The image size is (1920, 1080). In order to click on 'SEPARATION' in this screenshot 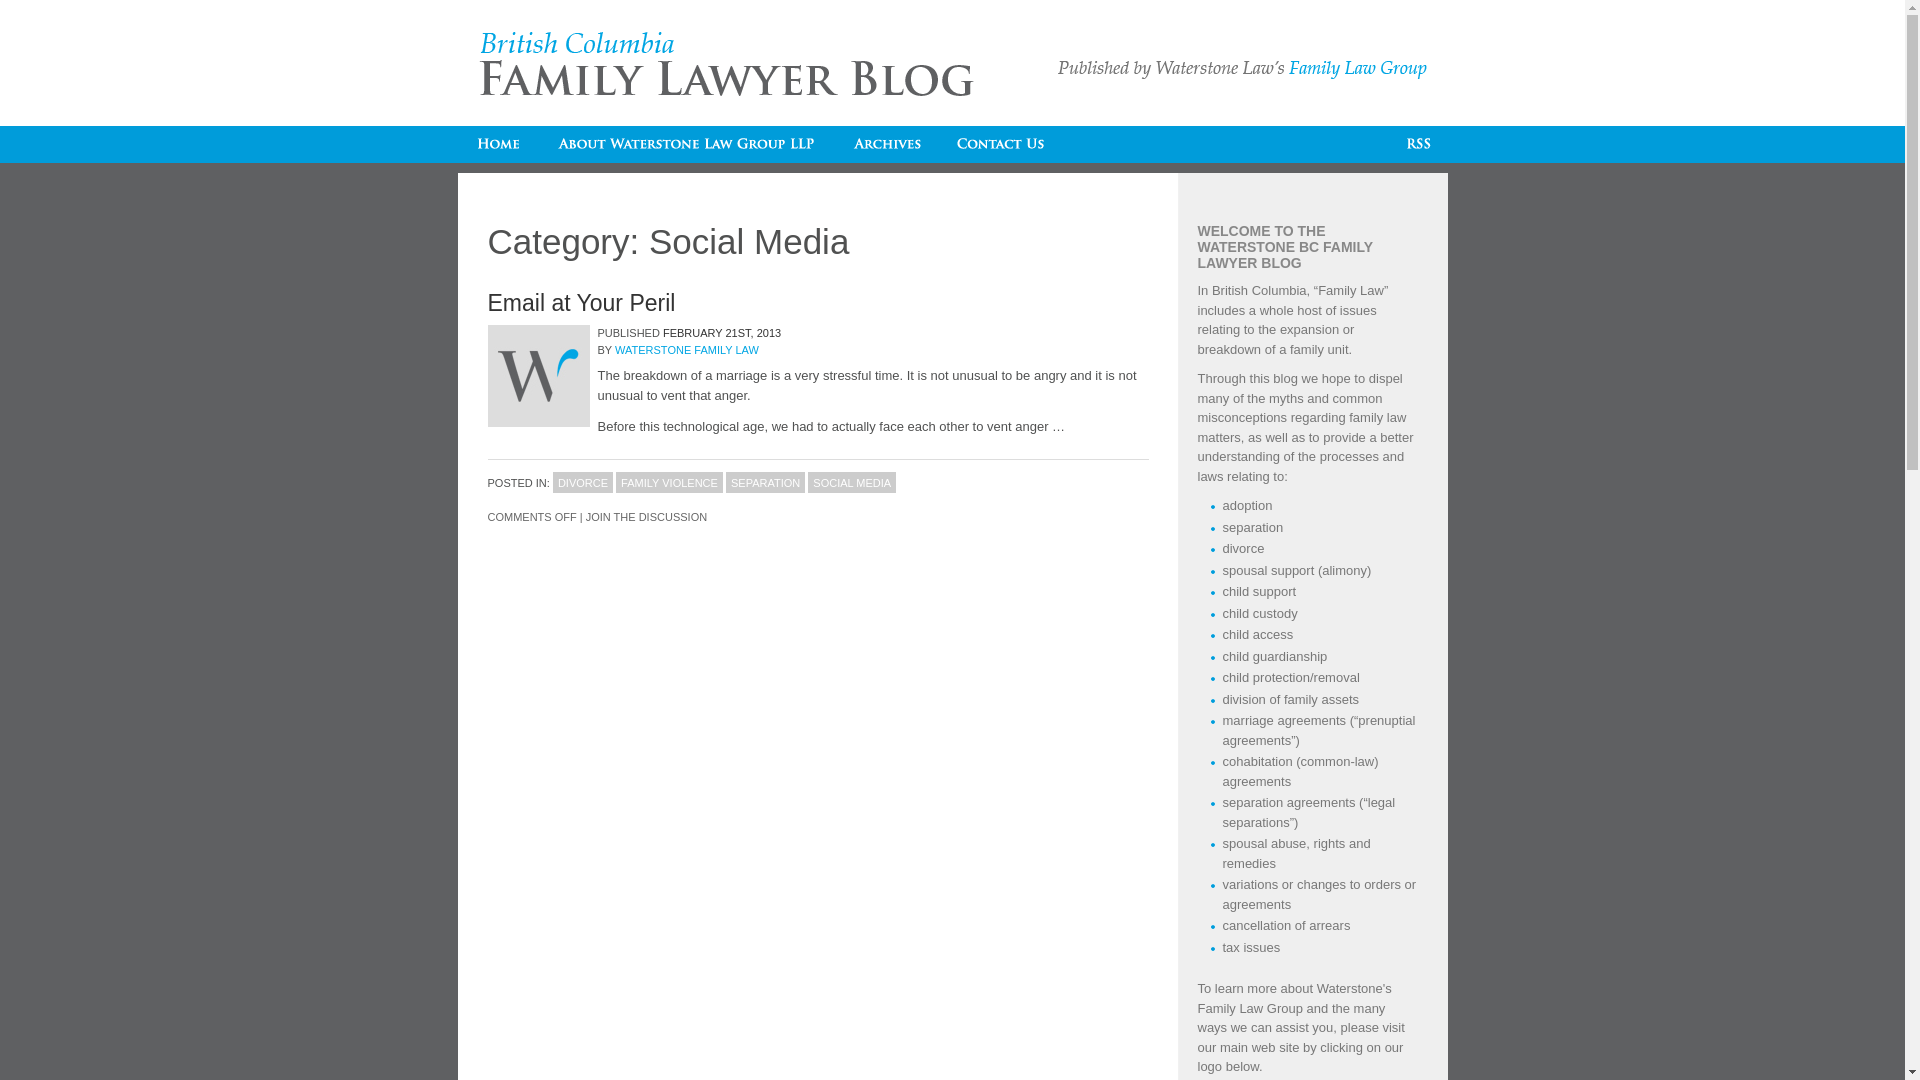, I will do `click(764, 482)`.